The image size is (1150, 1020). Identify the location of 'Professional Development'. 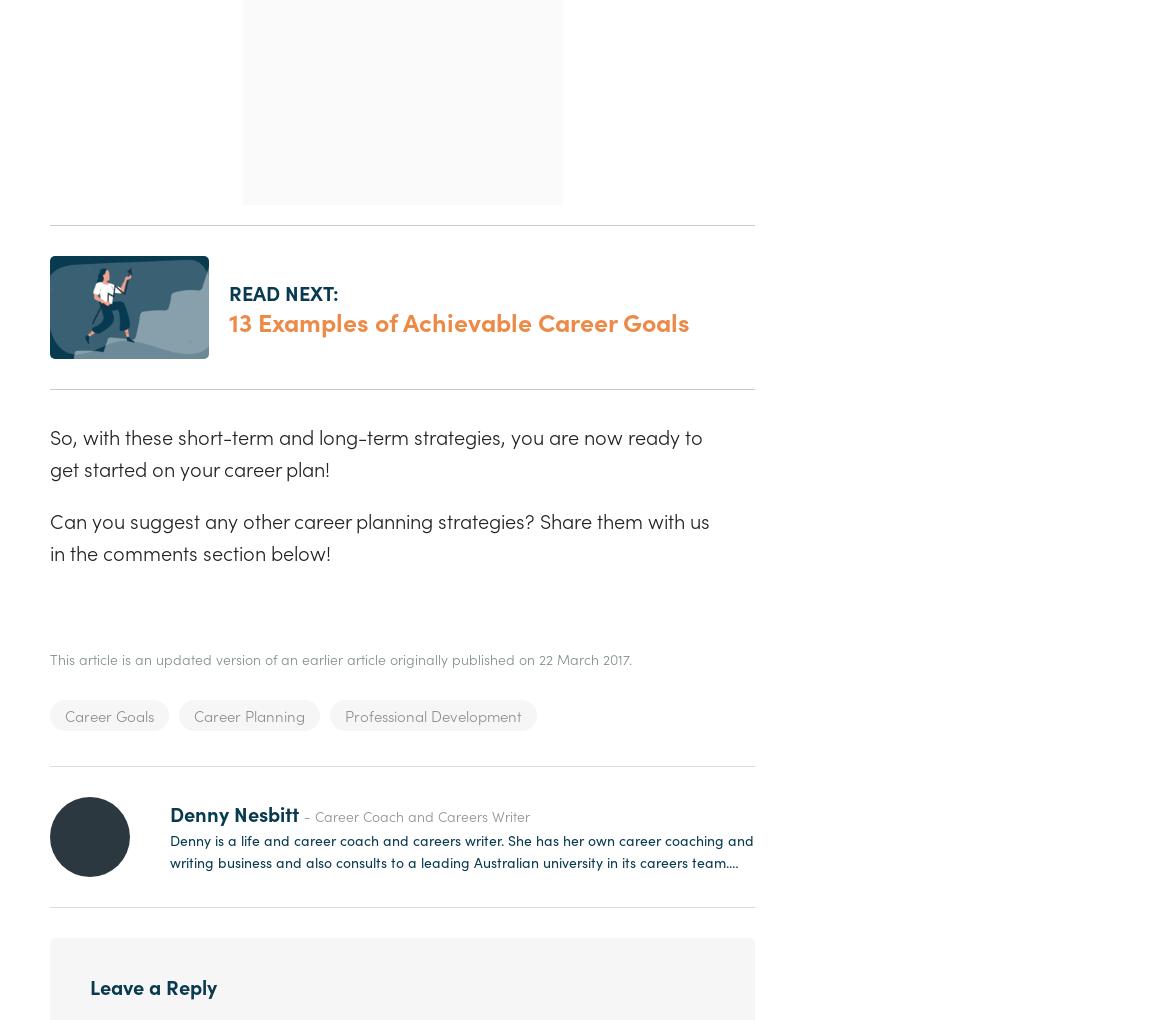
(433, 714).